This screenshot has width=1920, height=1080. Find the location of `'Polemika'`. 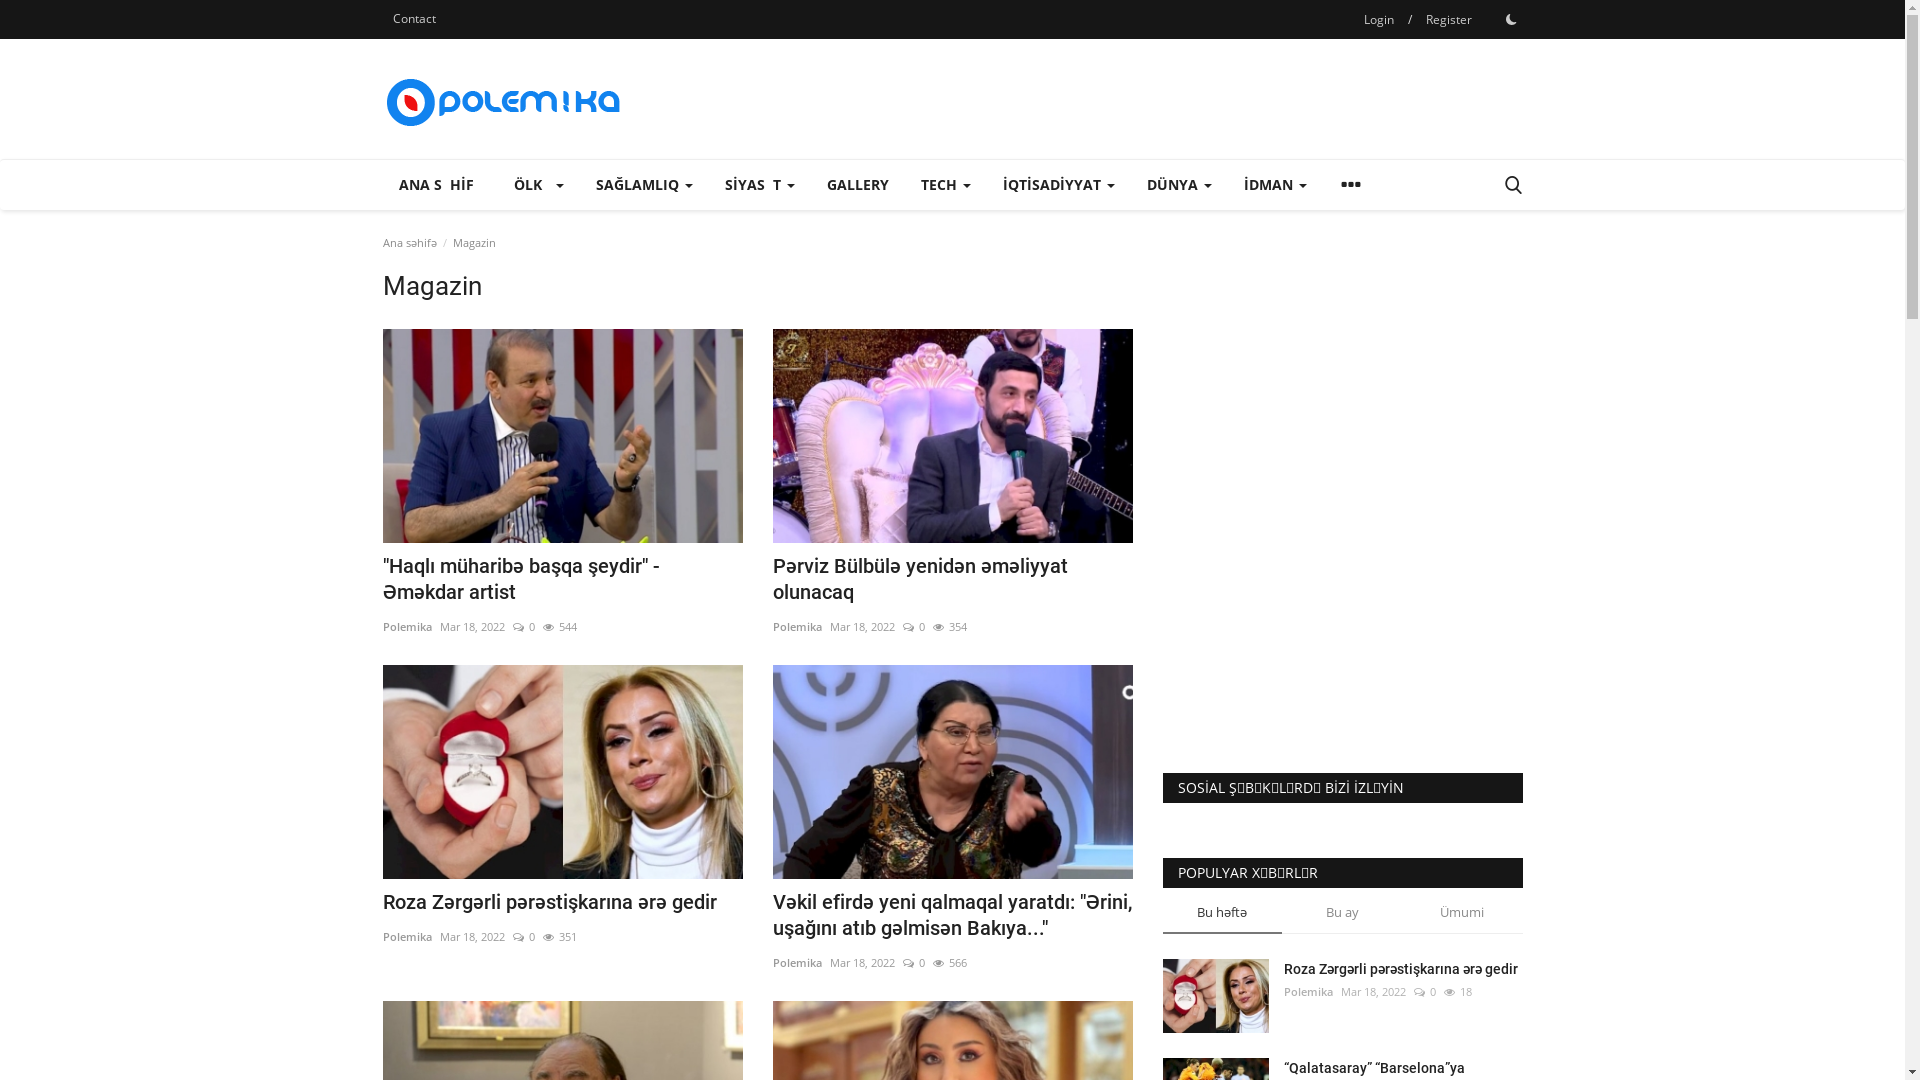

'Polemika' is located at coordinates (795, 626).